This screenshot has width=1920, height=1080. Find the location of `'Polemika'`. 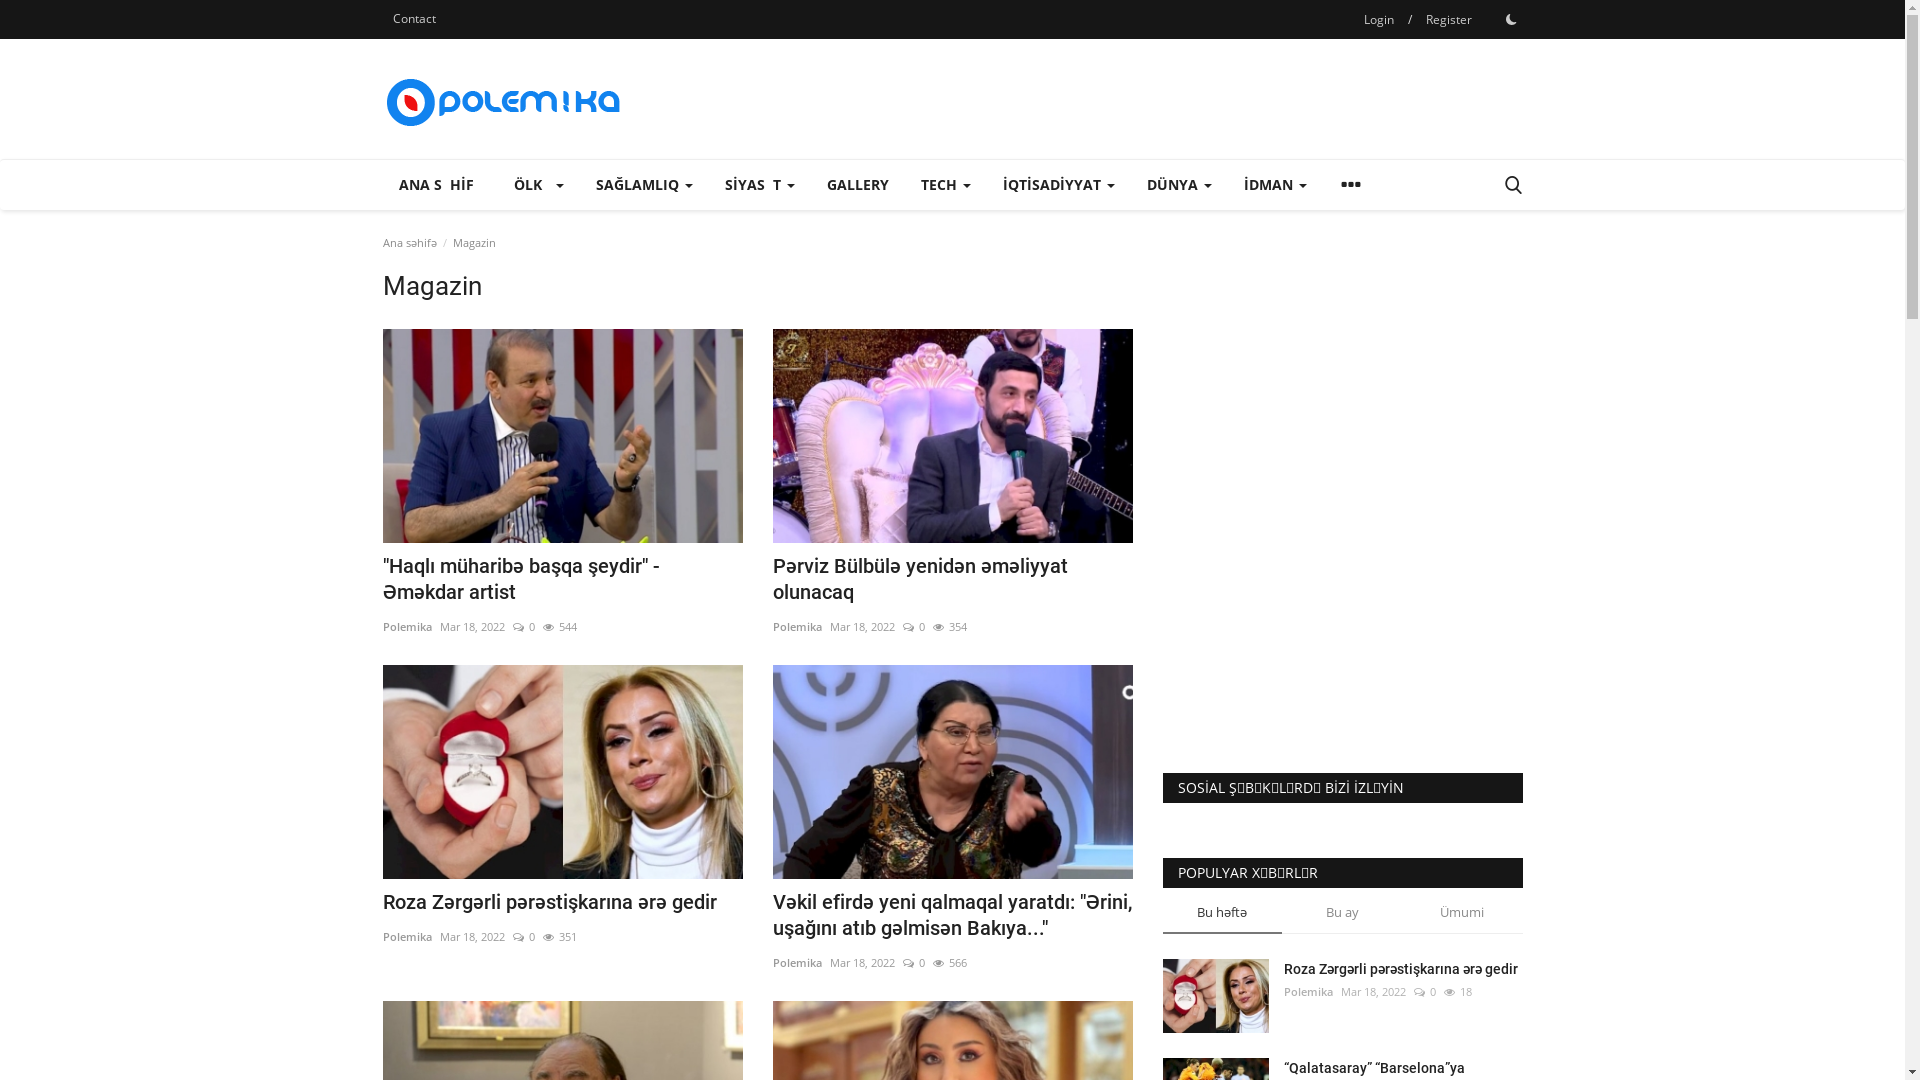

'Polemika' is located at coordinates (795, 626).